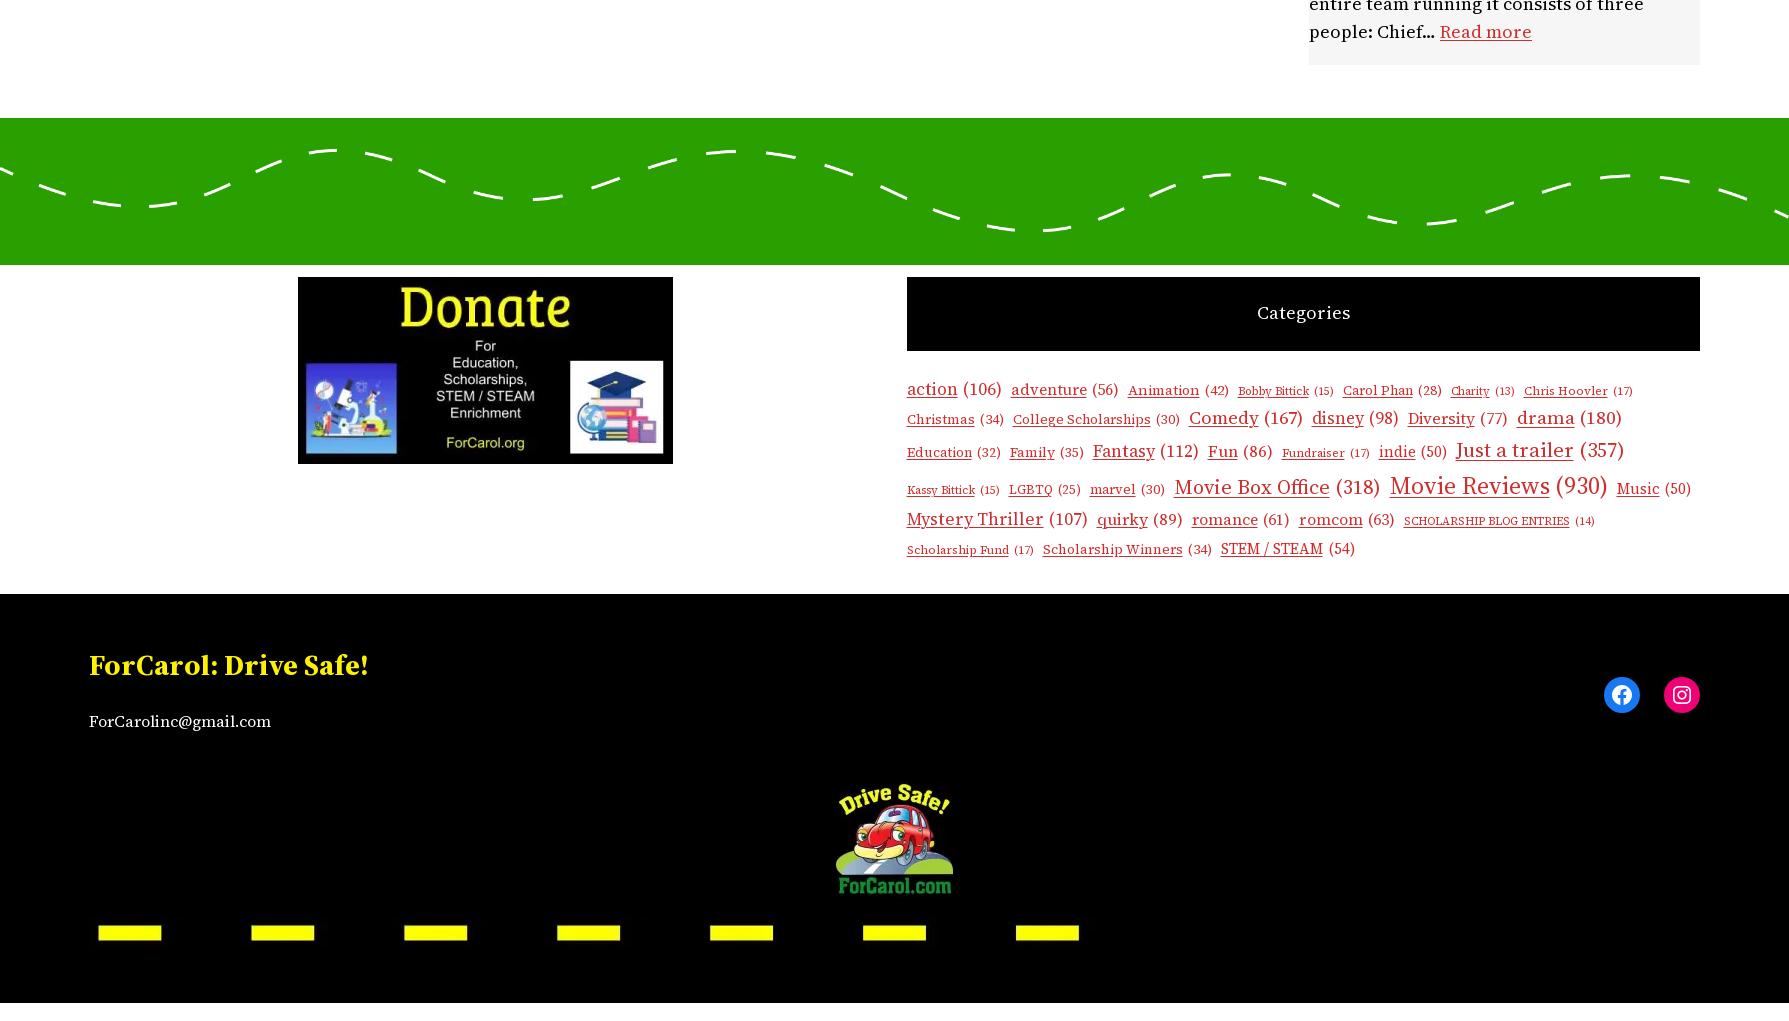 This screenshot has height=1021, width=1789. What do you see at coordinates (930, 387) in the screenshot?
I see `'action'` at bounding box center [930, 387].